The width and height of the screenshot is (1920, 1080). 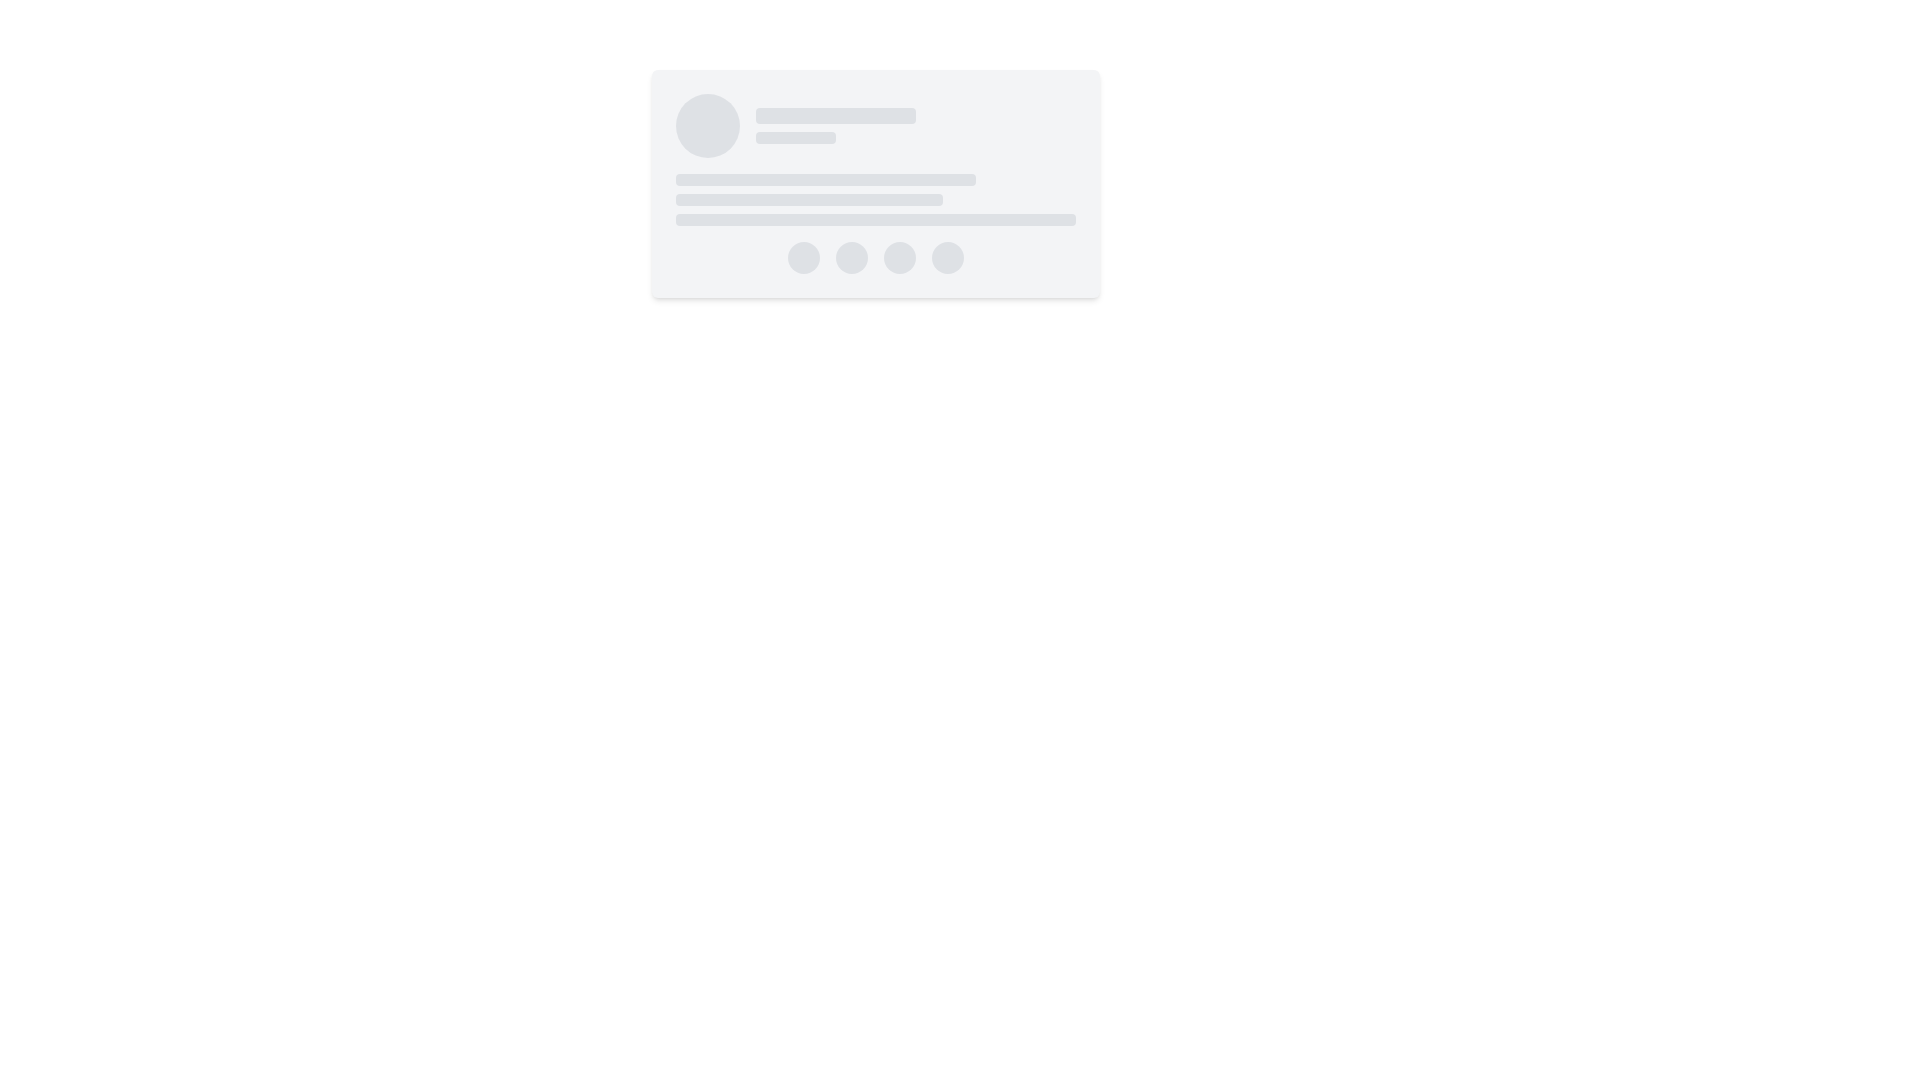 I want to click on the second loading bar or skeleton placeholder, which is a light gray horizontal bar with a rounded rectangle shape, positioned between two other similar horizontal bars, so click(x=809, y=200).